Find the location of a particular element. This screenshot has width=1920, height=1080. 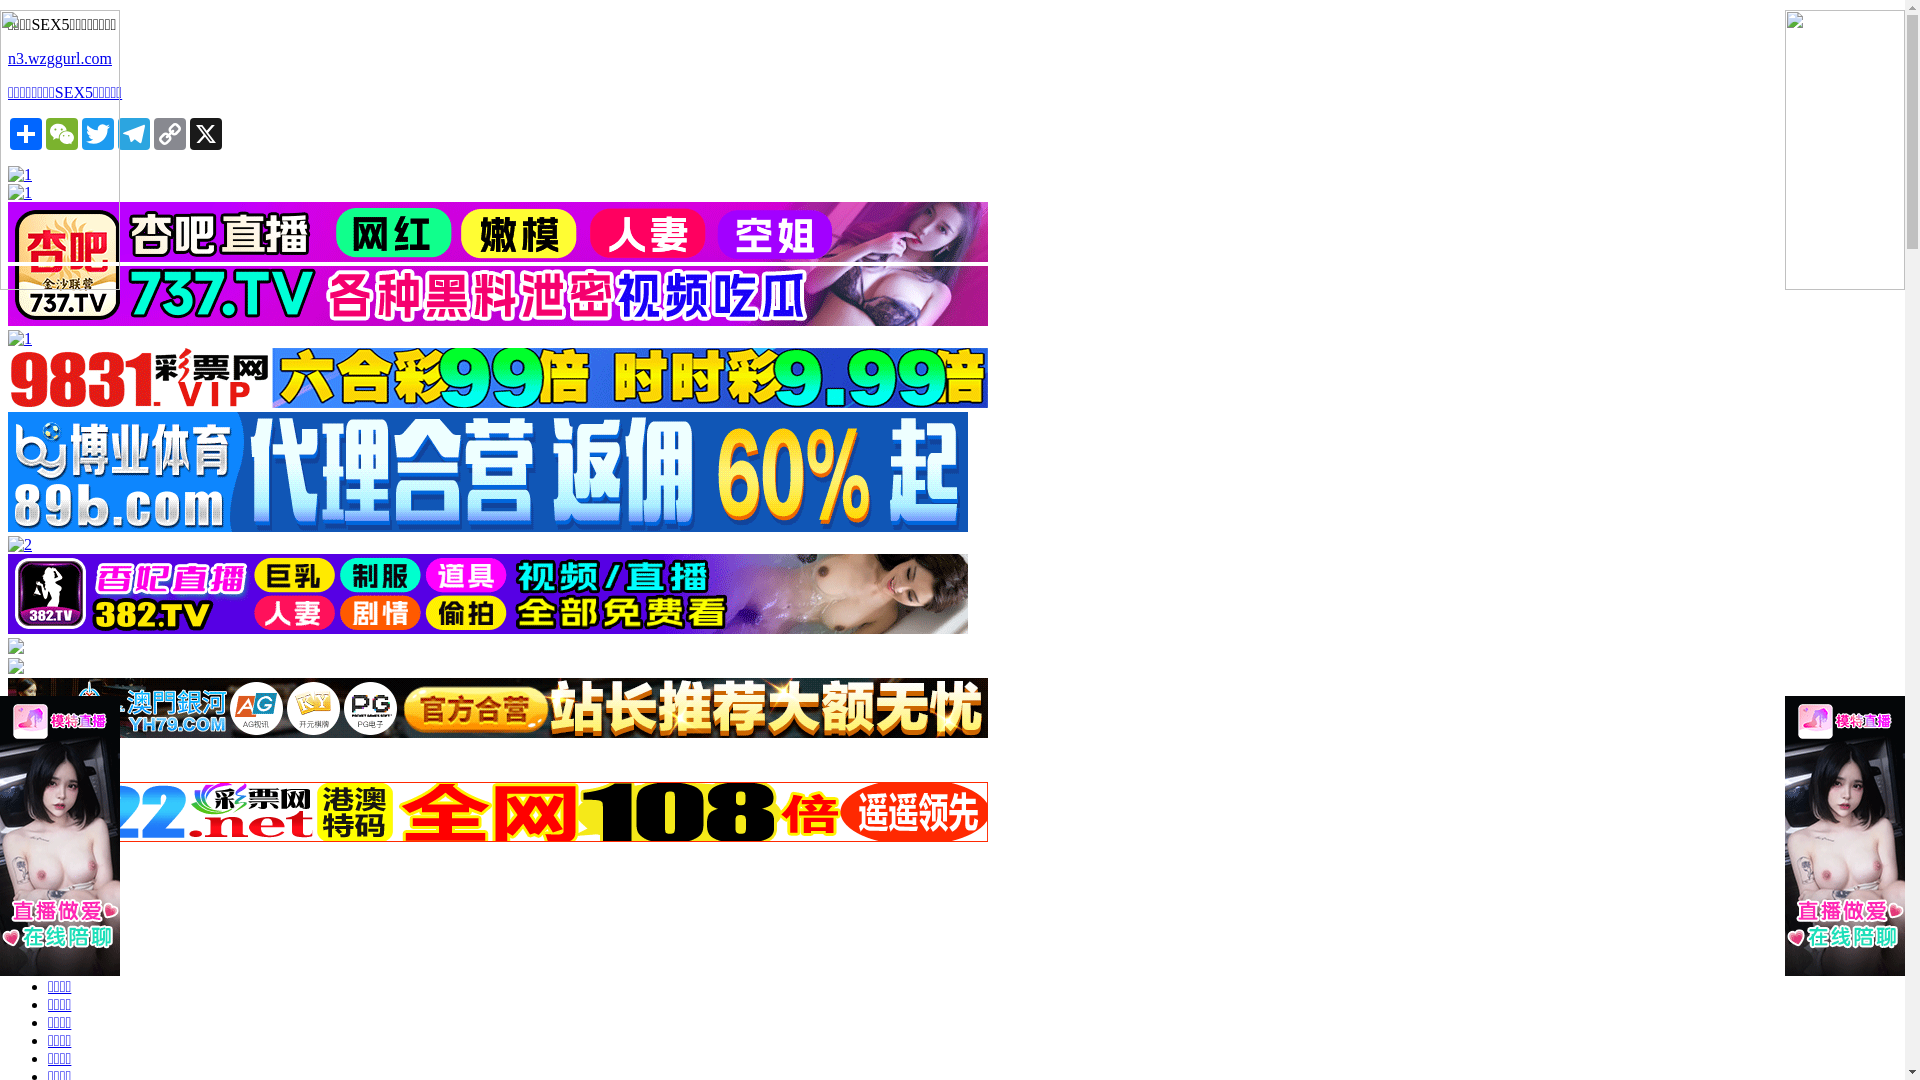

'Telegram' is located at coordinates (133, 134).